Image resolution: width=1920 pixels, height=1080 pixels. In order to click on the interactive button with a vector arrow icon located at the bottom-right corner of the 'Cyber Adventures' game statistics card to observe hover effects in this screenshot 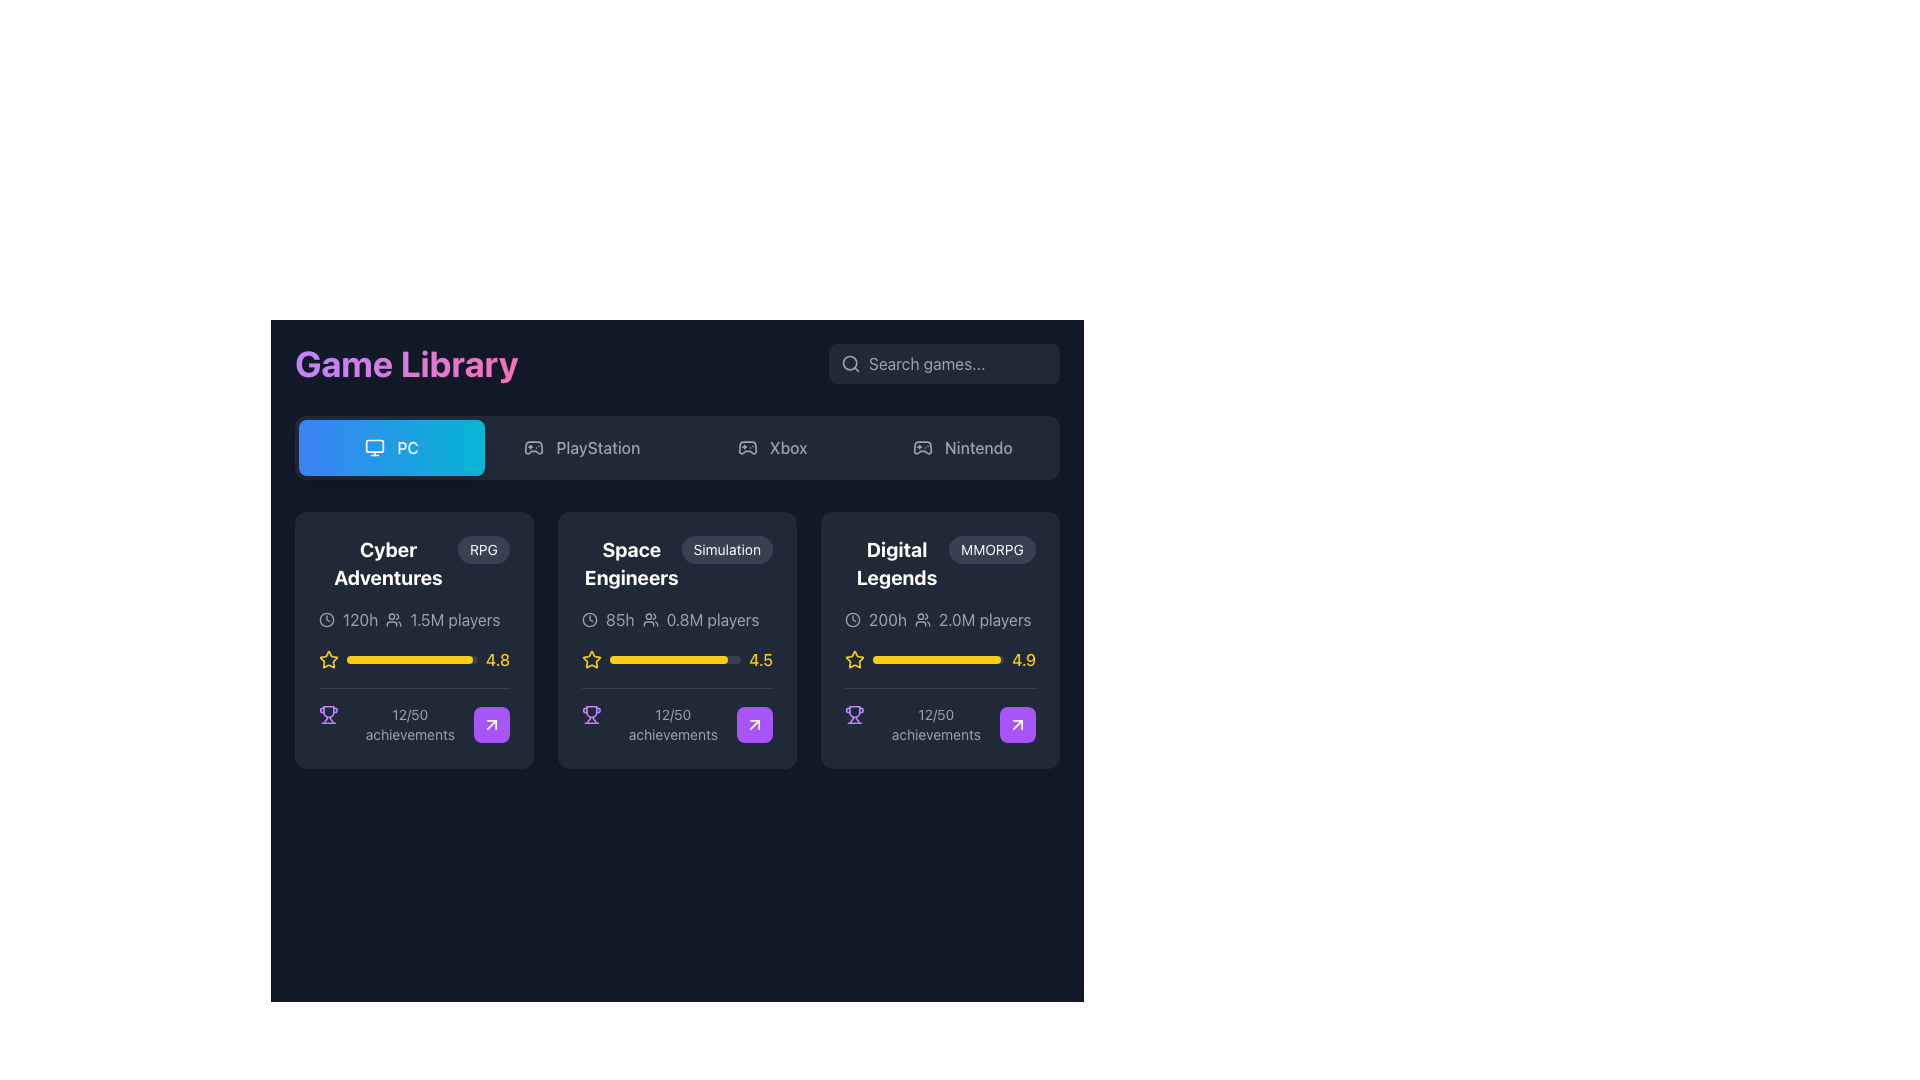, I will do `click(491, 725)`.